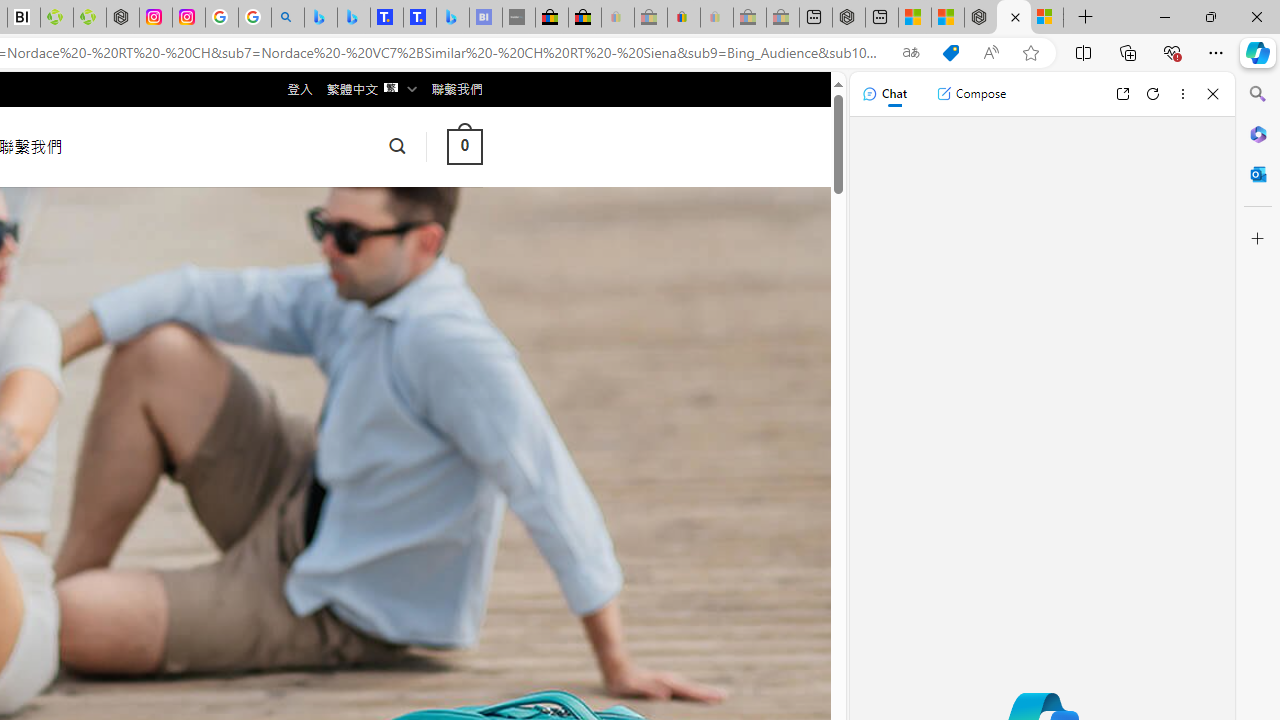 Image resolution: width=1280 pixels, height=720 pixels. I want to click on 'alabama high school quarterback dies - Search', so click(287, 17).